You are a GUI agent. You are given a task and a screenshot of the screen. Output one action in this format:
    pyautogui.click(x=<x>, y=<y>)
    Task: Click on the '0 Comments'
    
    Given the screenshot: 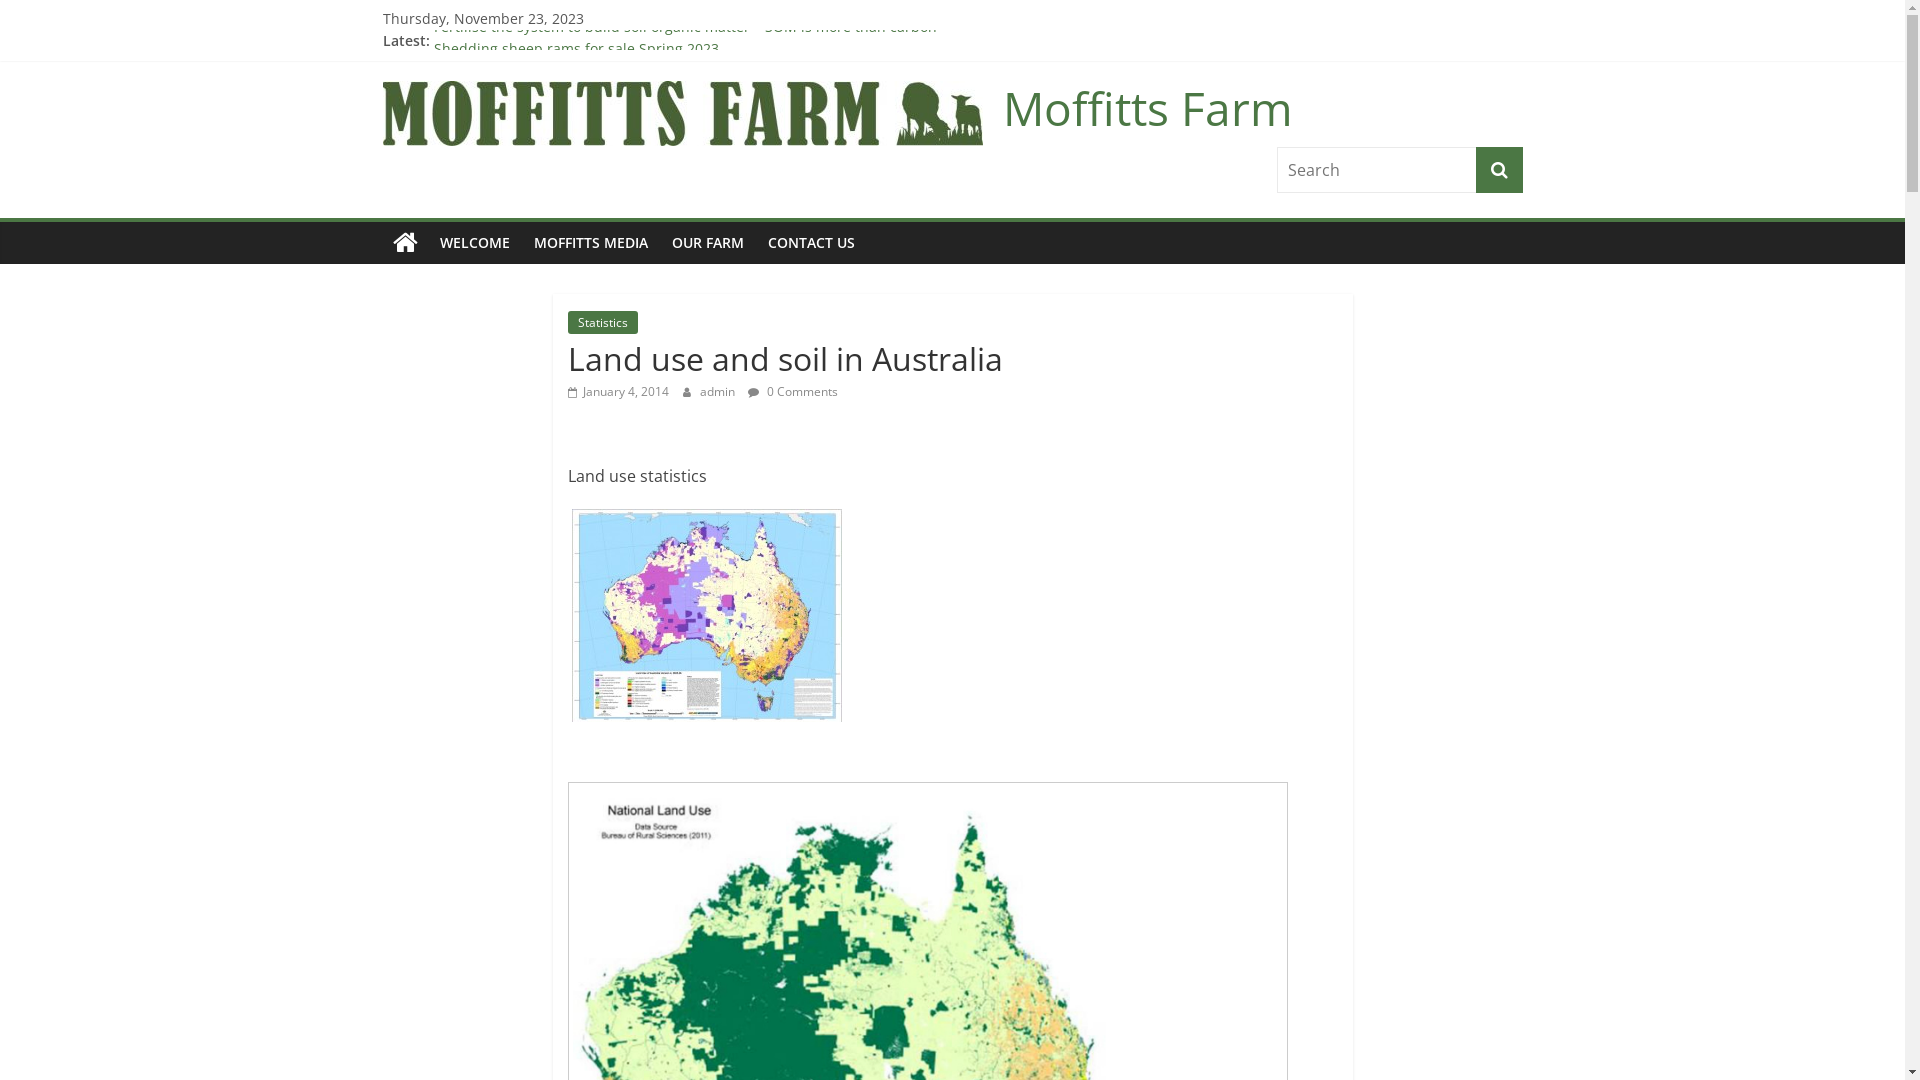 What is the action you would take?
    pyautogui.click(x=791, y=391)
    